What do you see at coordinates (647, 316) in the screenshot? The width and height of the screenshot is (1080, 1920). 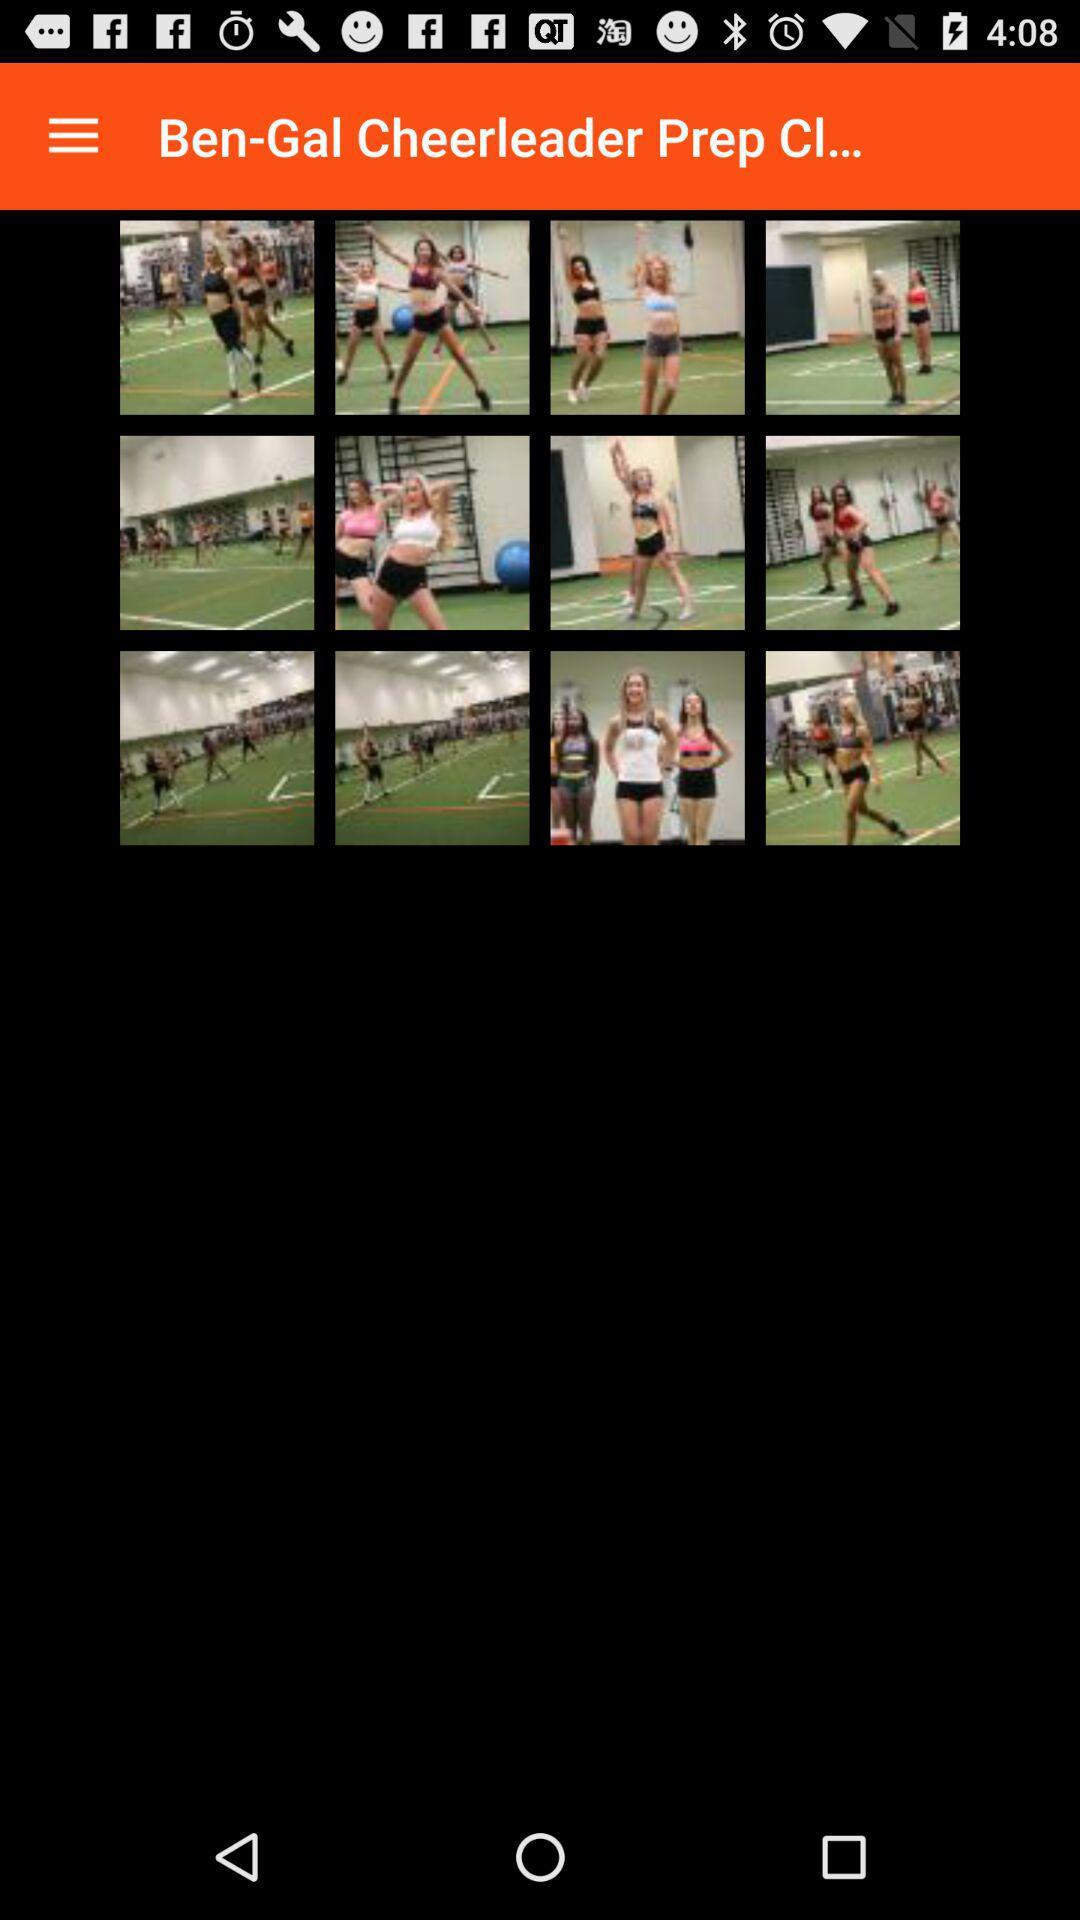 I see `selected video` at bounding box center [647, 316].